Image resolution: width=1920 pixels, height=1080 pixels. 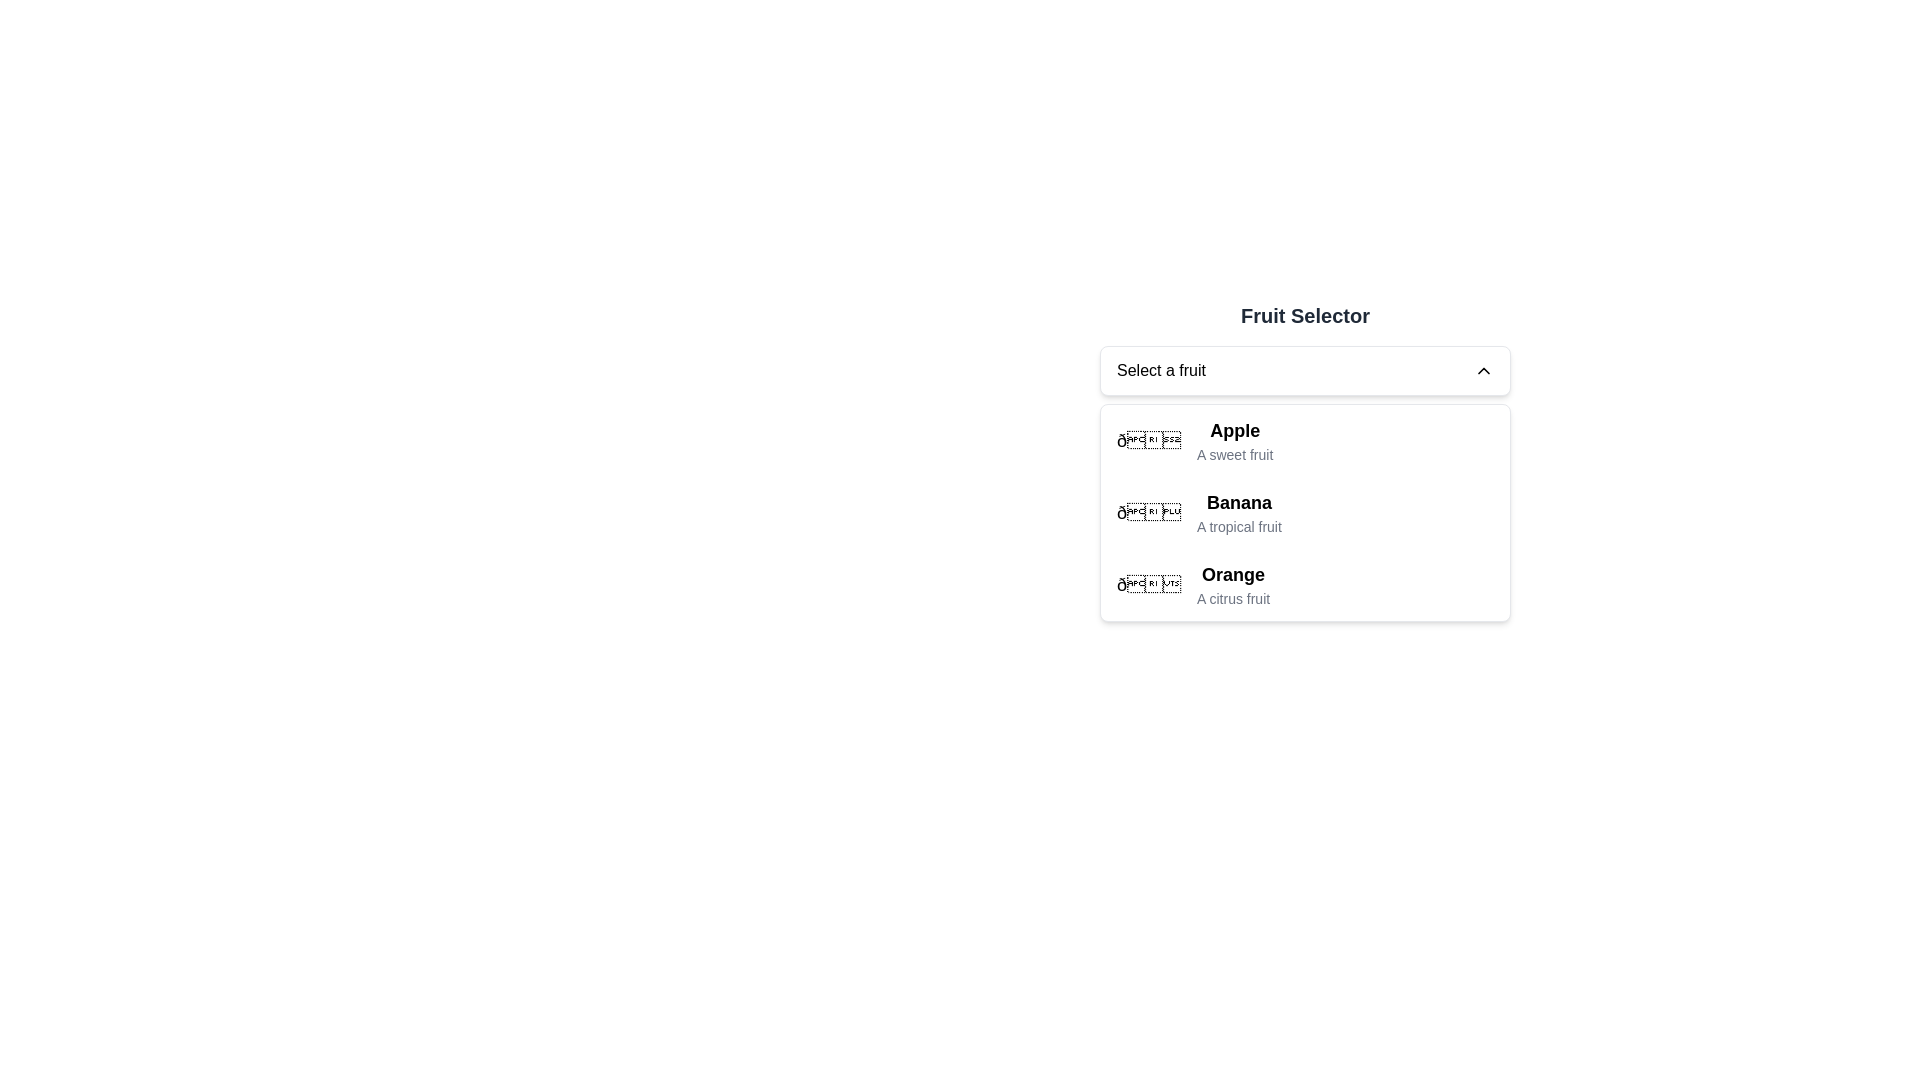 What do you see at coordinates (1305, 439) in the screenshot?
I see `the first item 'Apple' in the dropdown menu` at bounding box center [1305, 439].